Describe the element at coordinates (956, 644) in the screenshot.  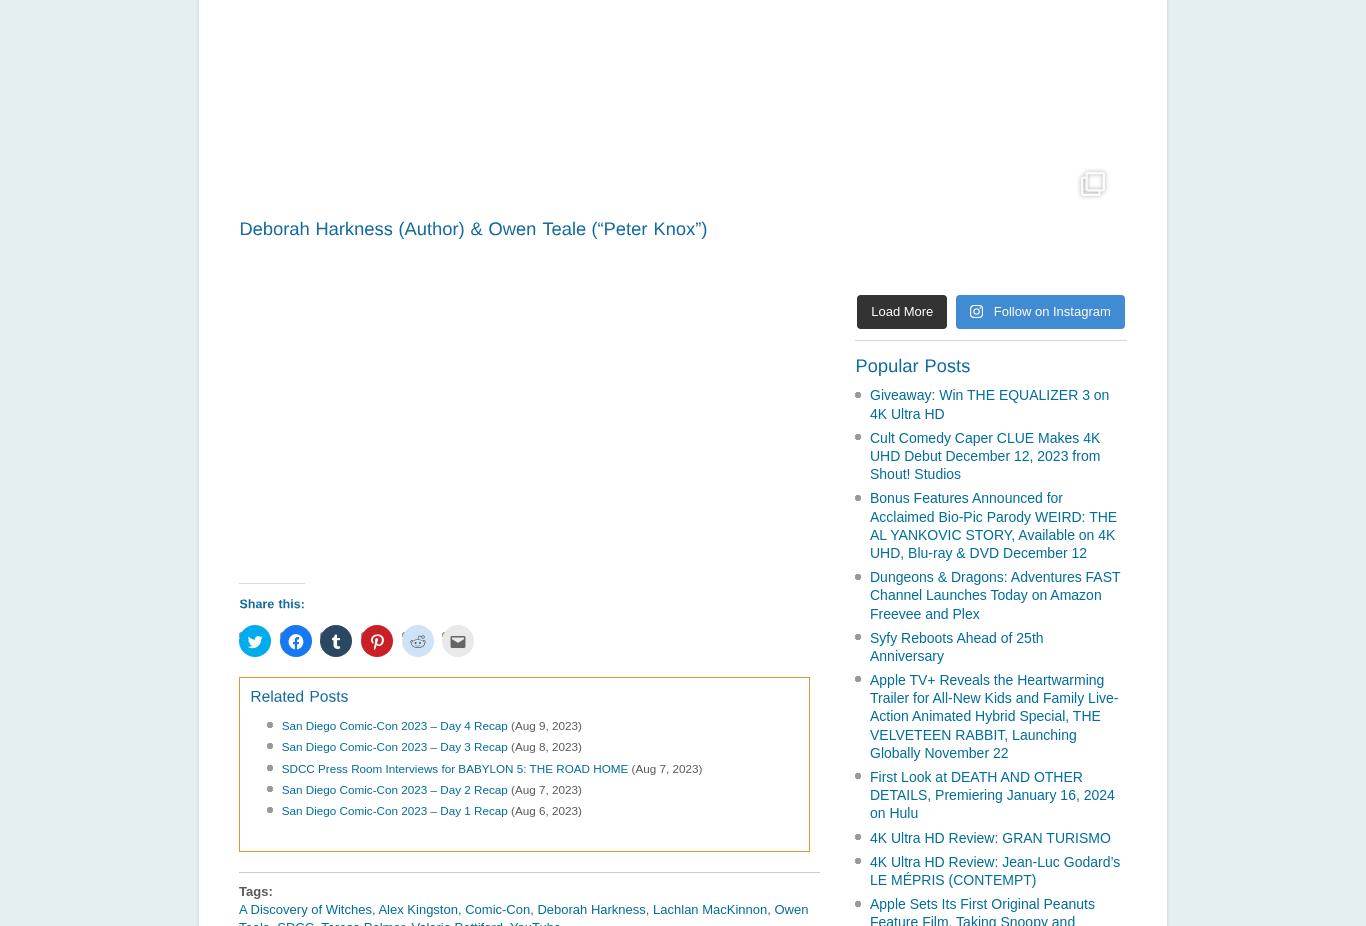
I see `'Syfy Reboots Ahead of 25th Anniversary'` at that location.